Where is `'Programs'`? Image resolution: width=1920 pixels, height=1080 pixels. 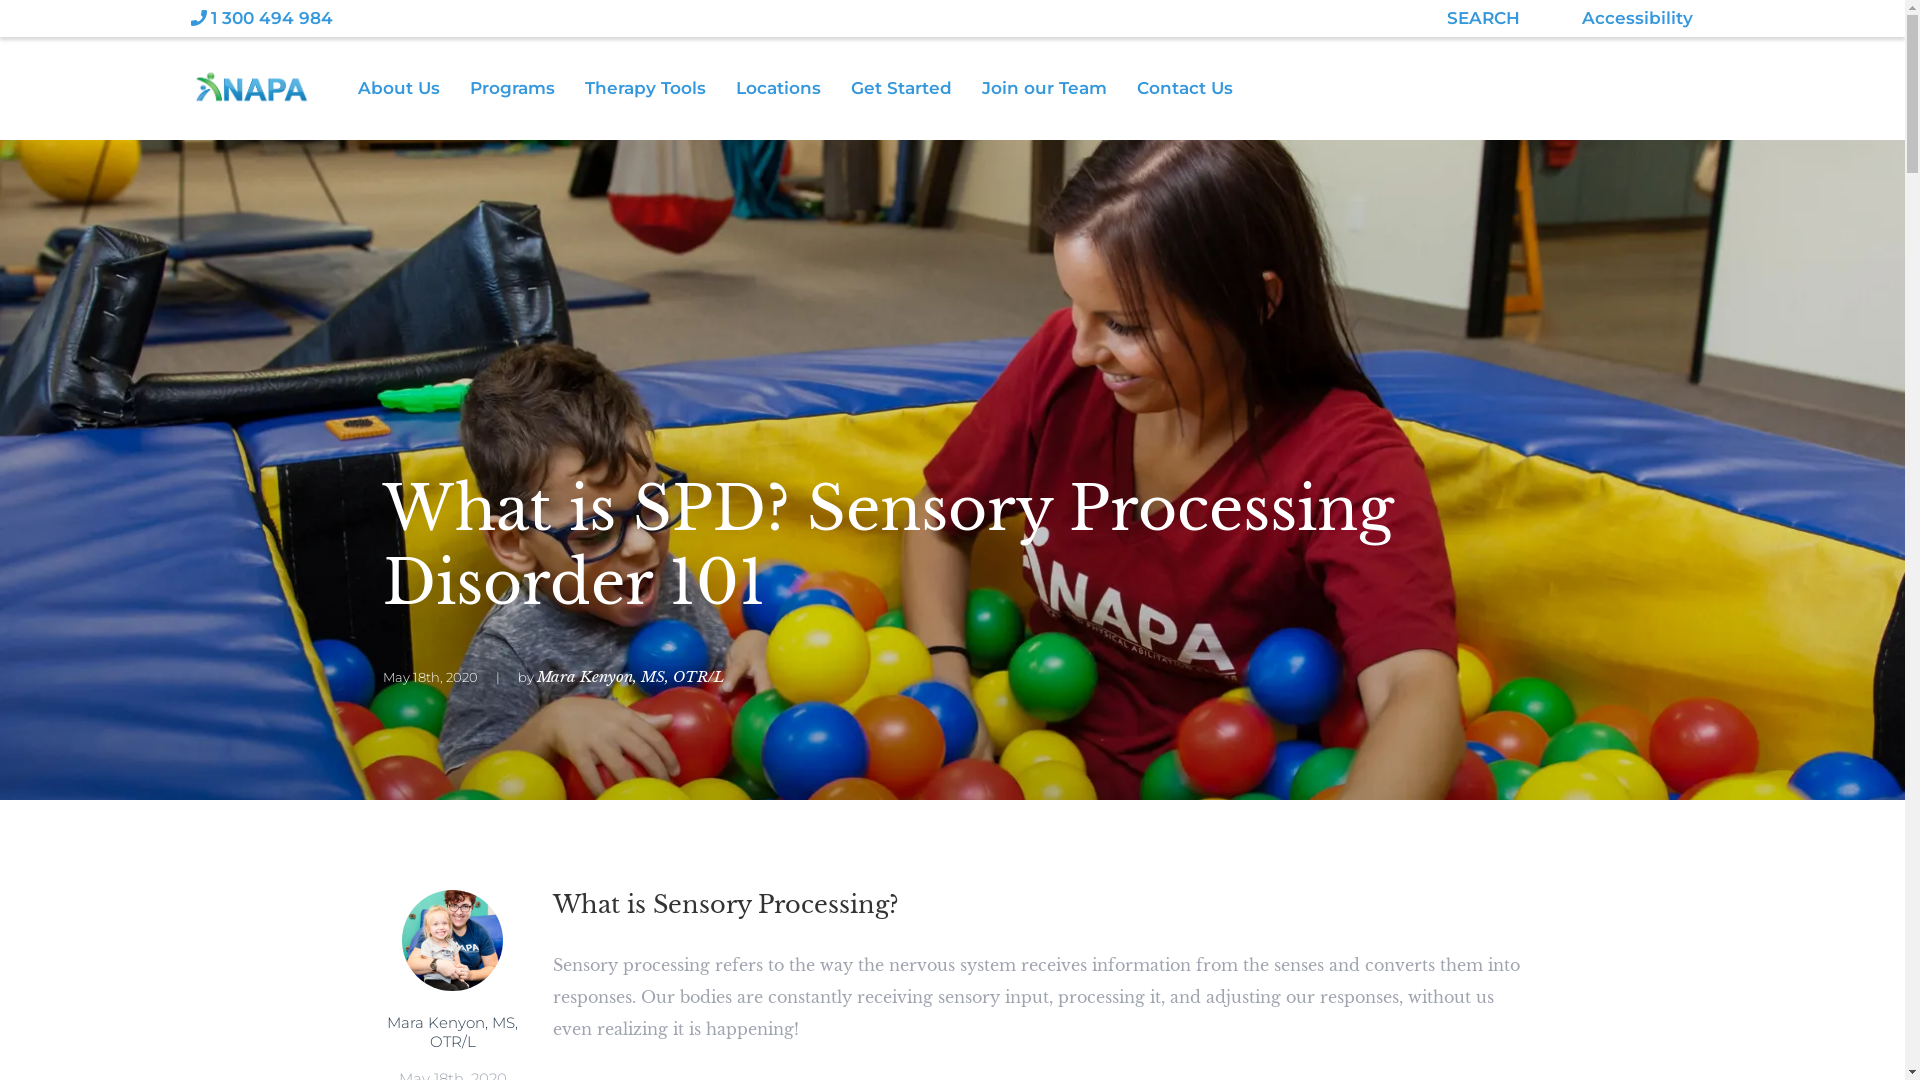 'Programs' is located at coordinates (527, 87).